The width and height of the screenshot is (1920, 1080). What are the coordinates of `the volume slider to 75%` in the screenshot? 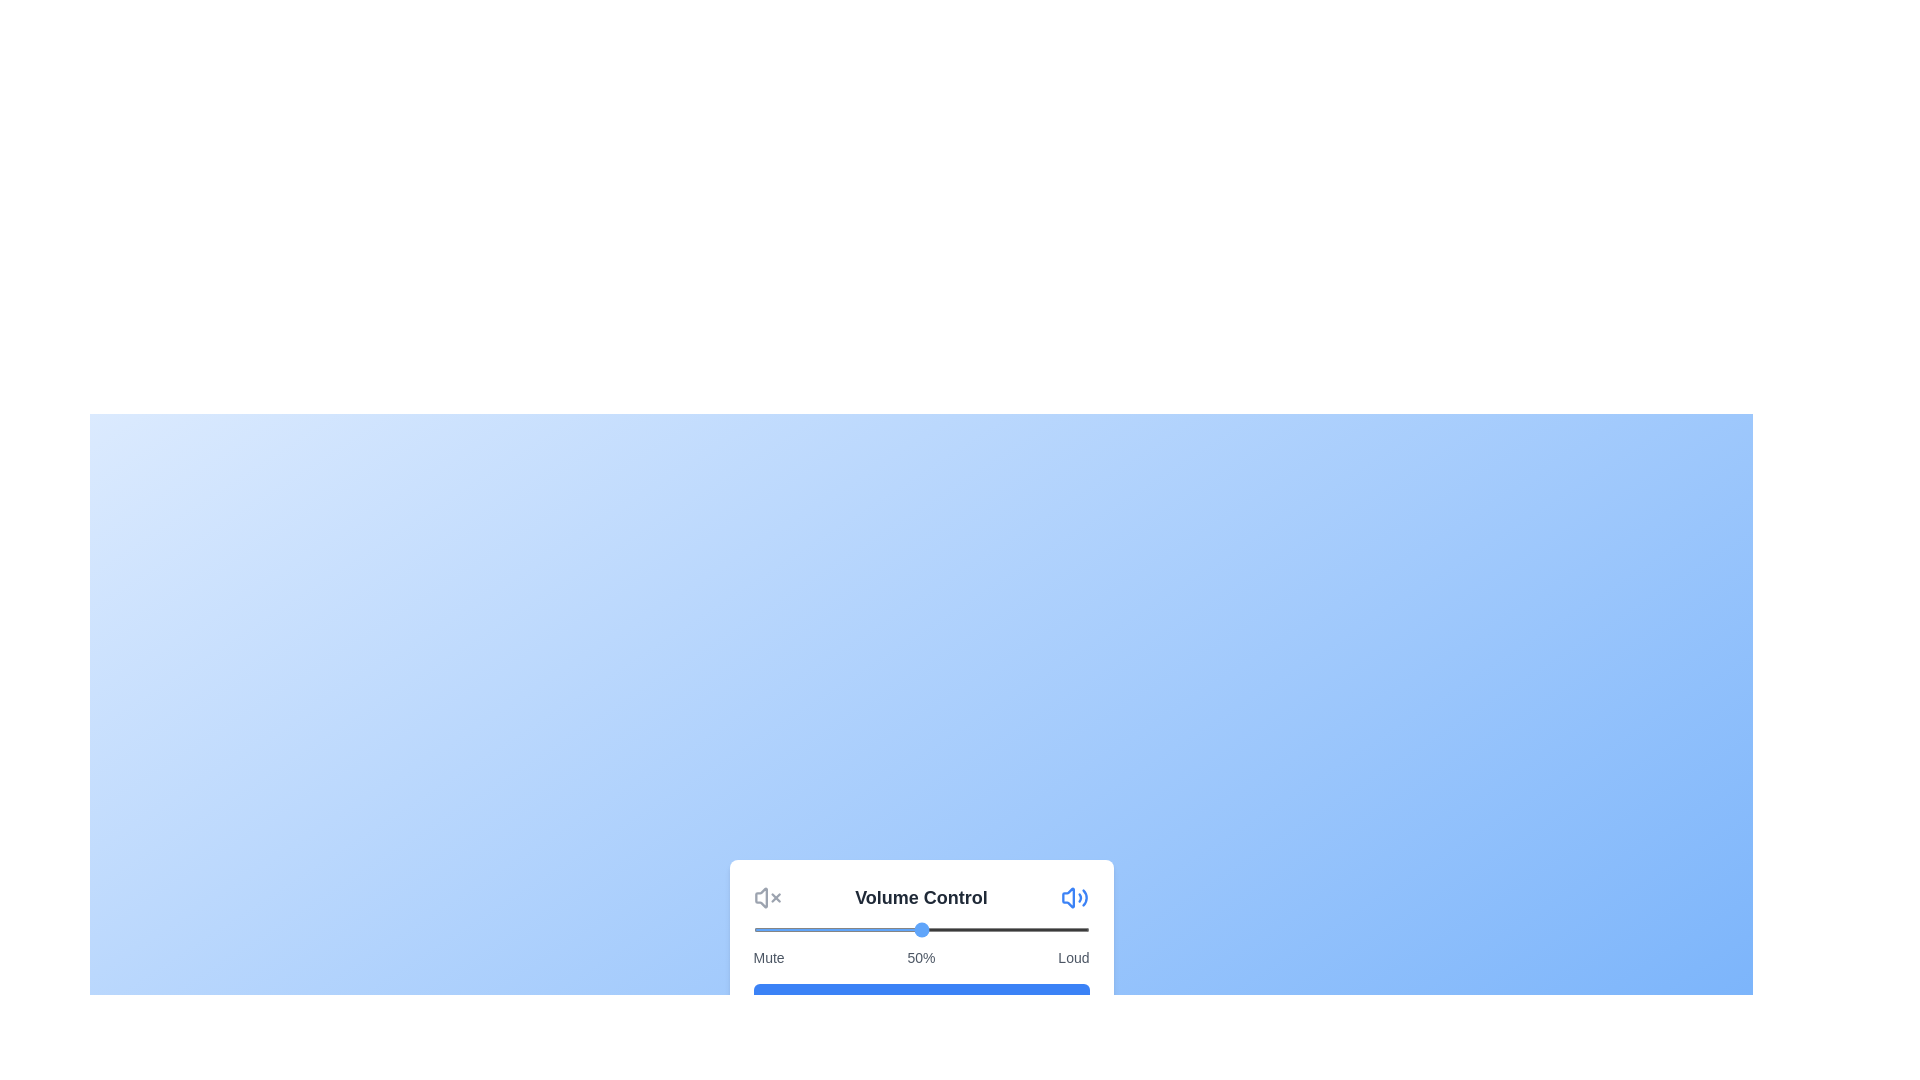 It's located at (1005, 929).